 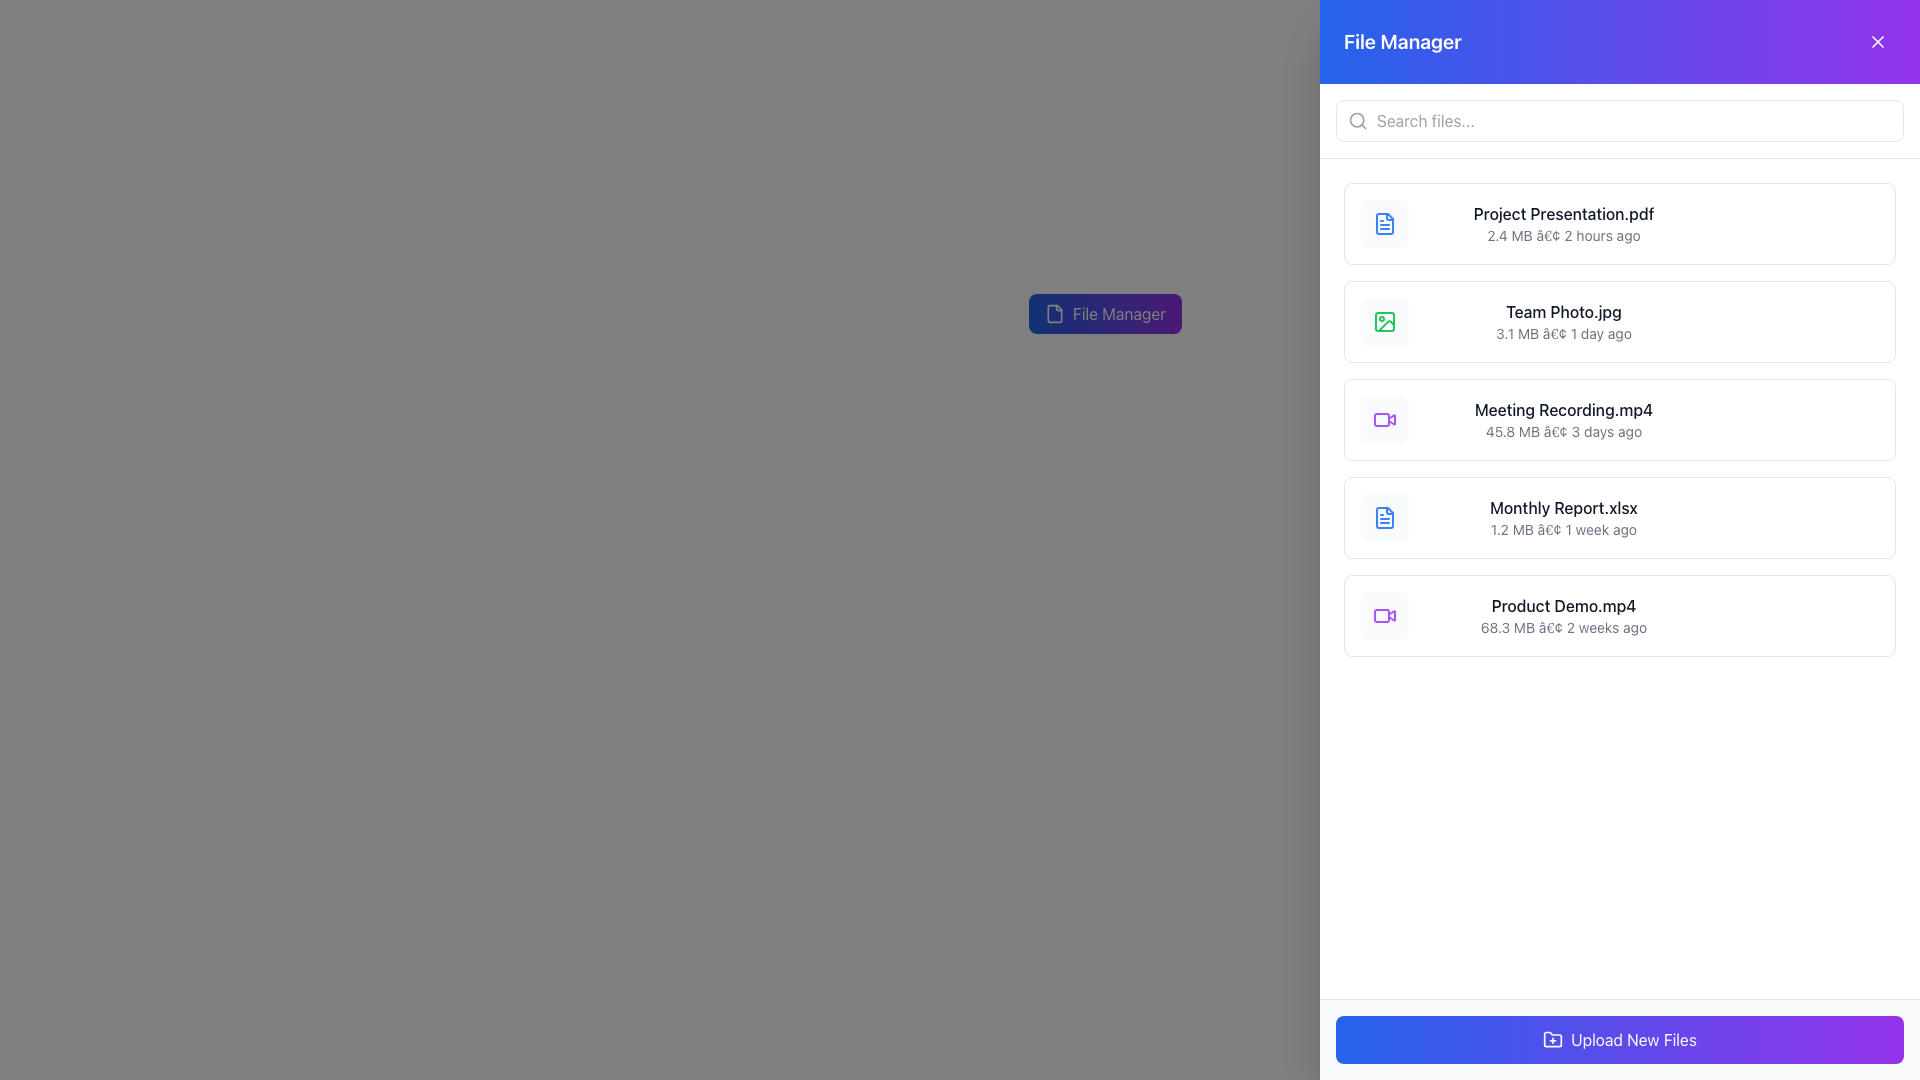 What do you see at coordinates (1620, 419) in the screenshot?
I see `the file entry 'Meeting Recording.mp4' from the list in the 'File Manager' panel` at bounding box center [1620, 419].